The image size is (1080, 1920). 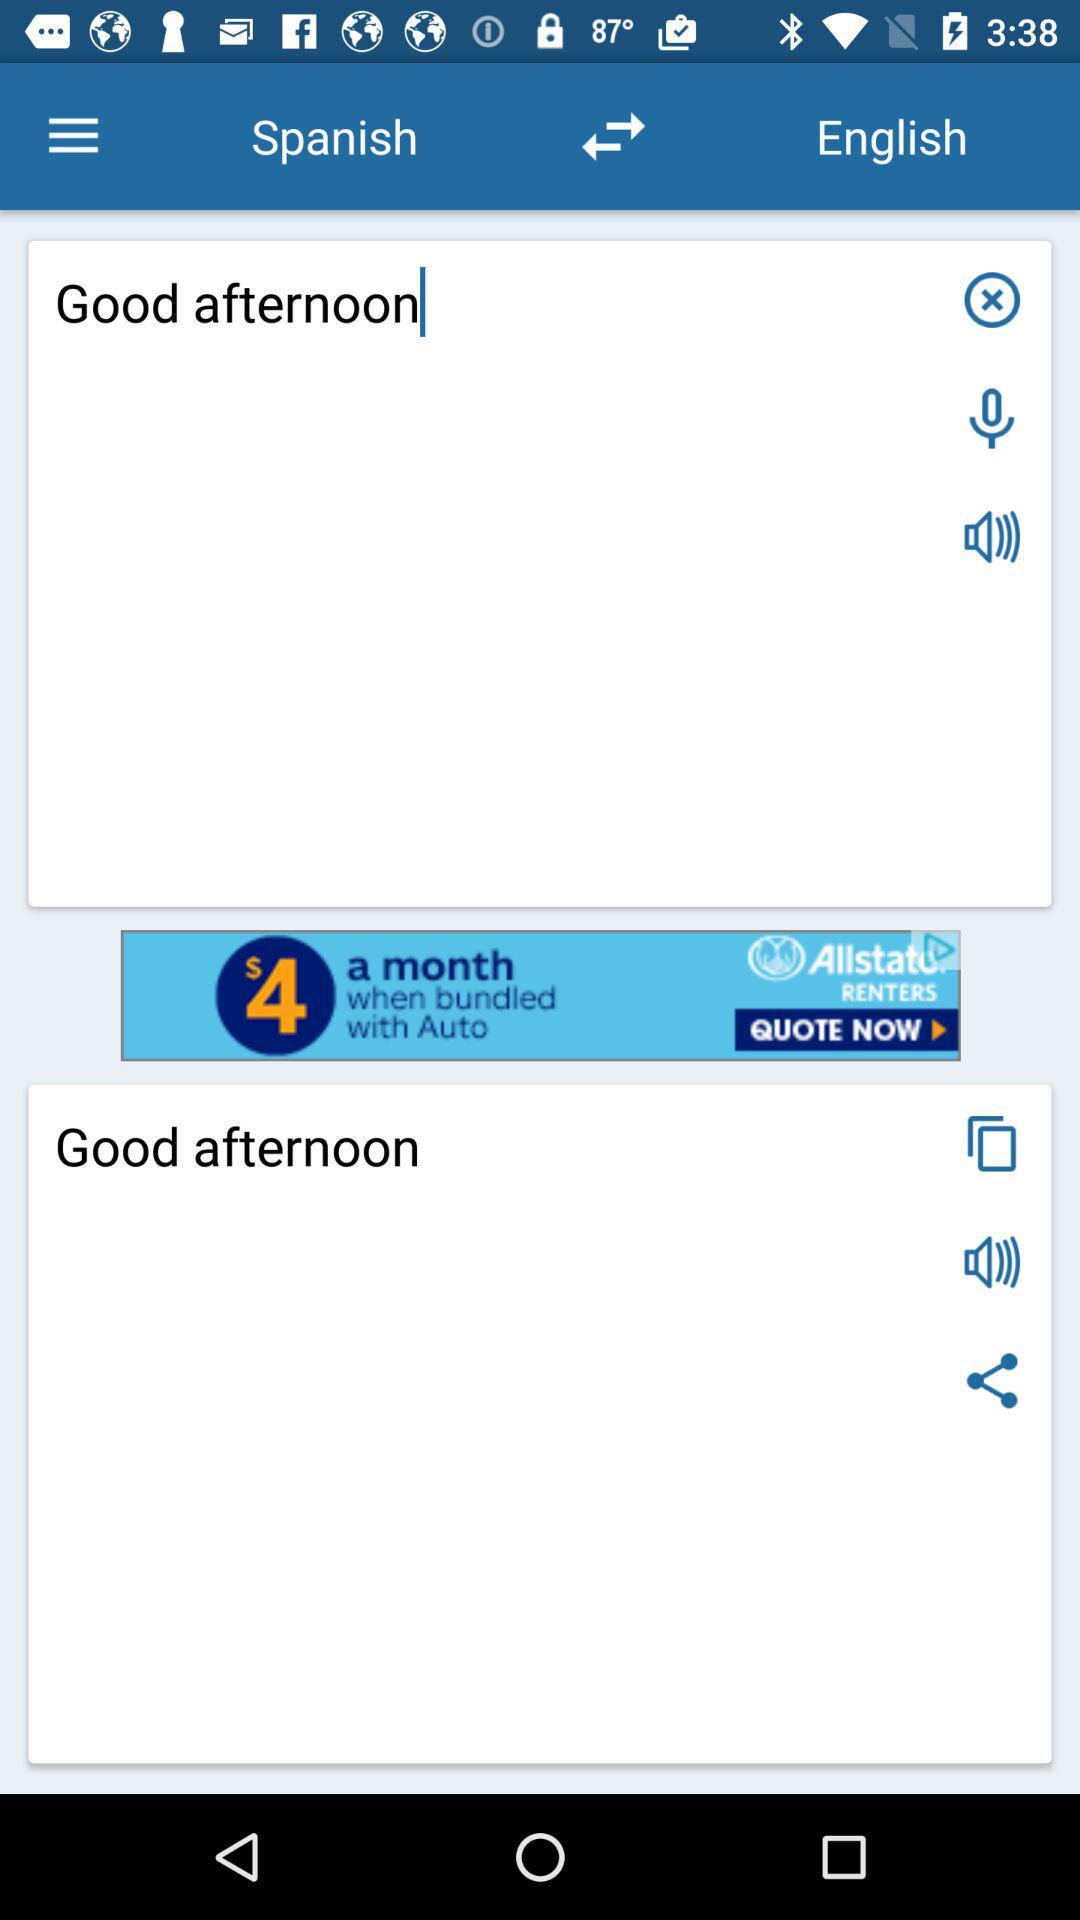 I want to click on switch between english/spanish, so click(x=612, y=135).